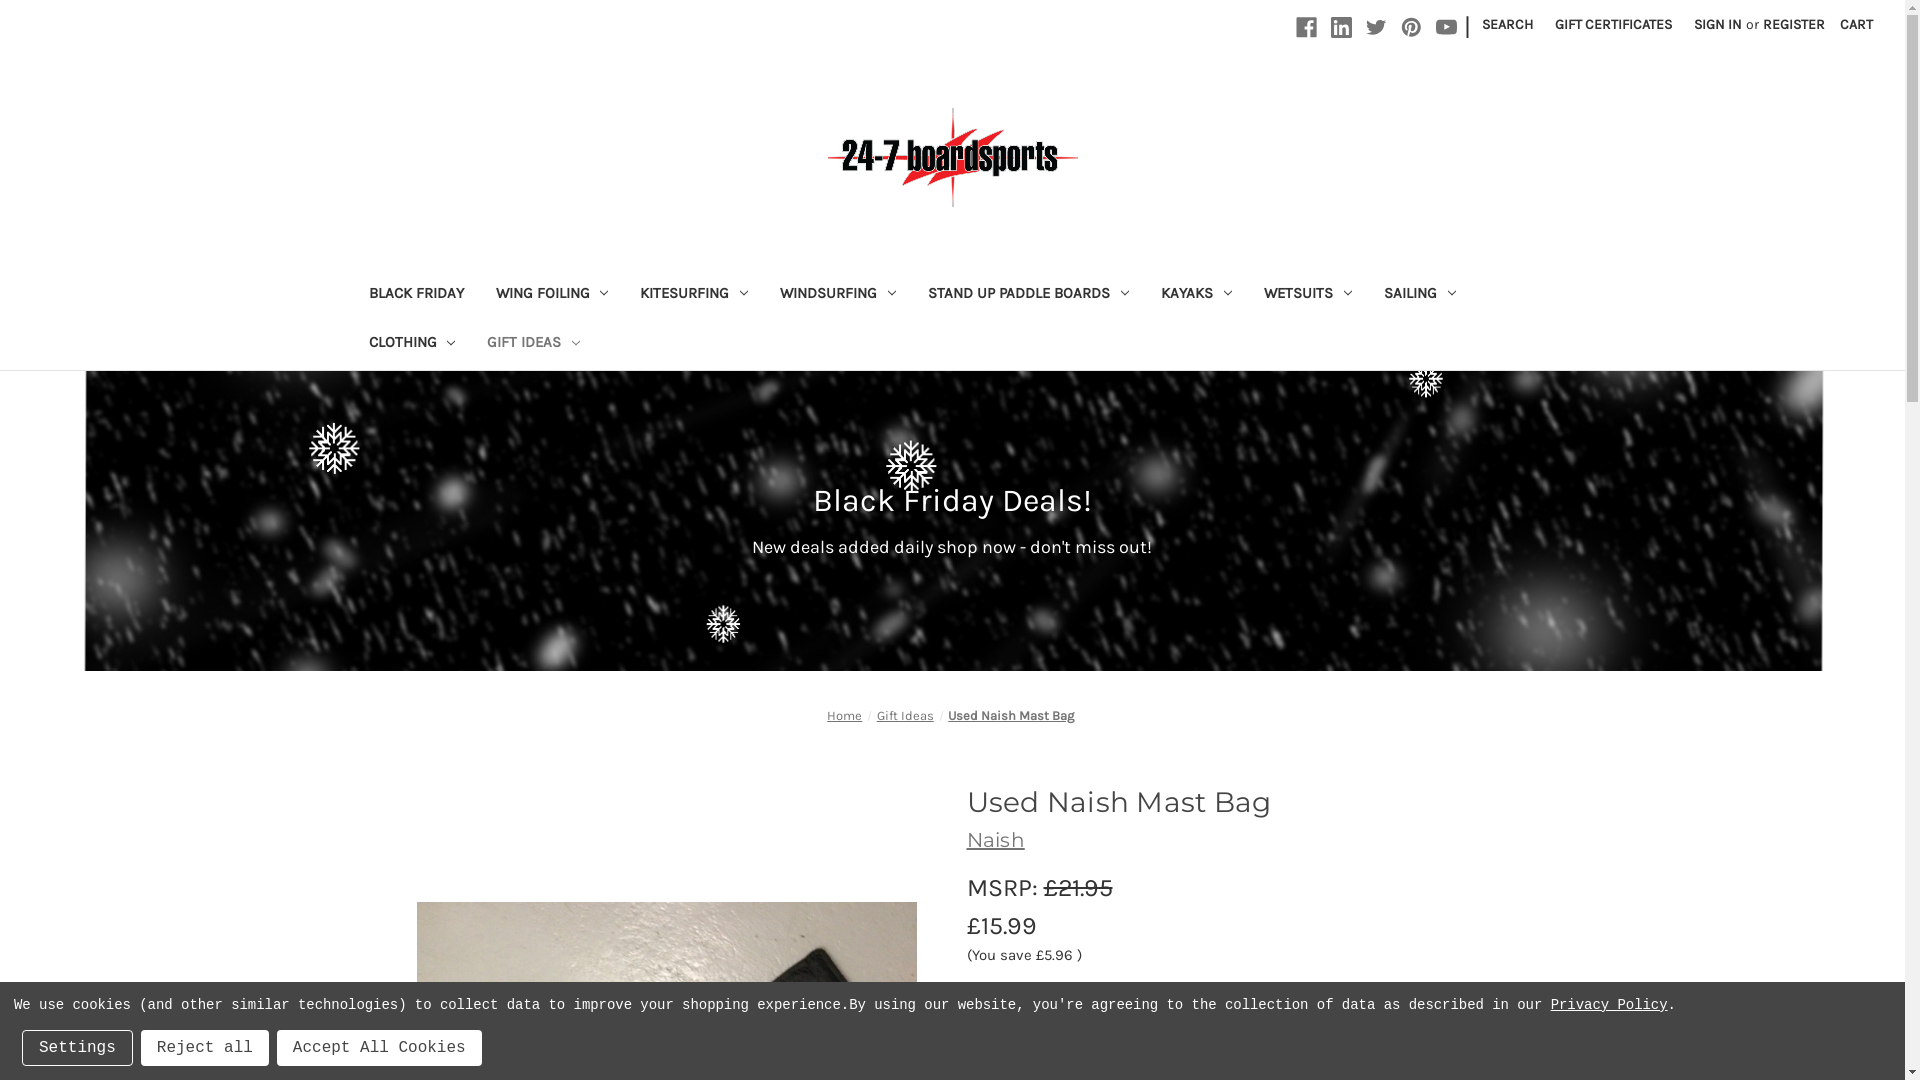  I want to click on '24-7 Boardsports', so click(952, 157).